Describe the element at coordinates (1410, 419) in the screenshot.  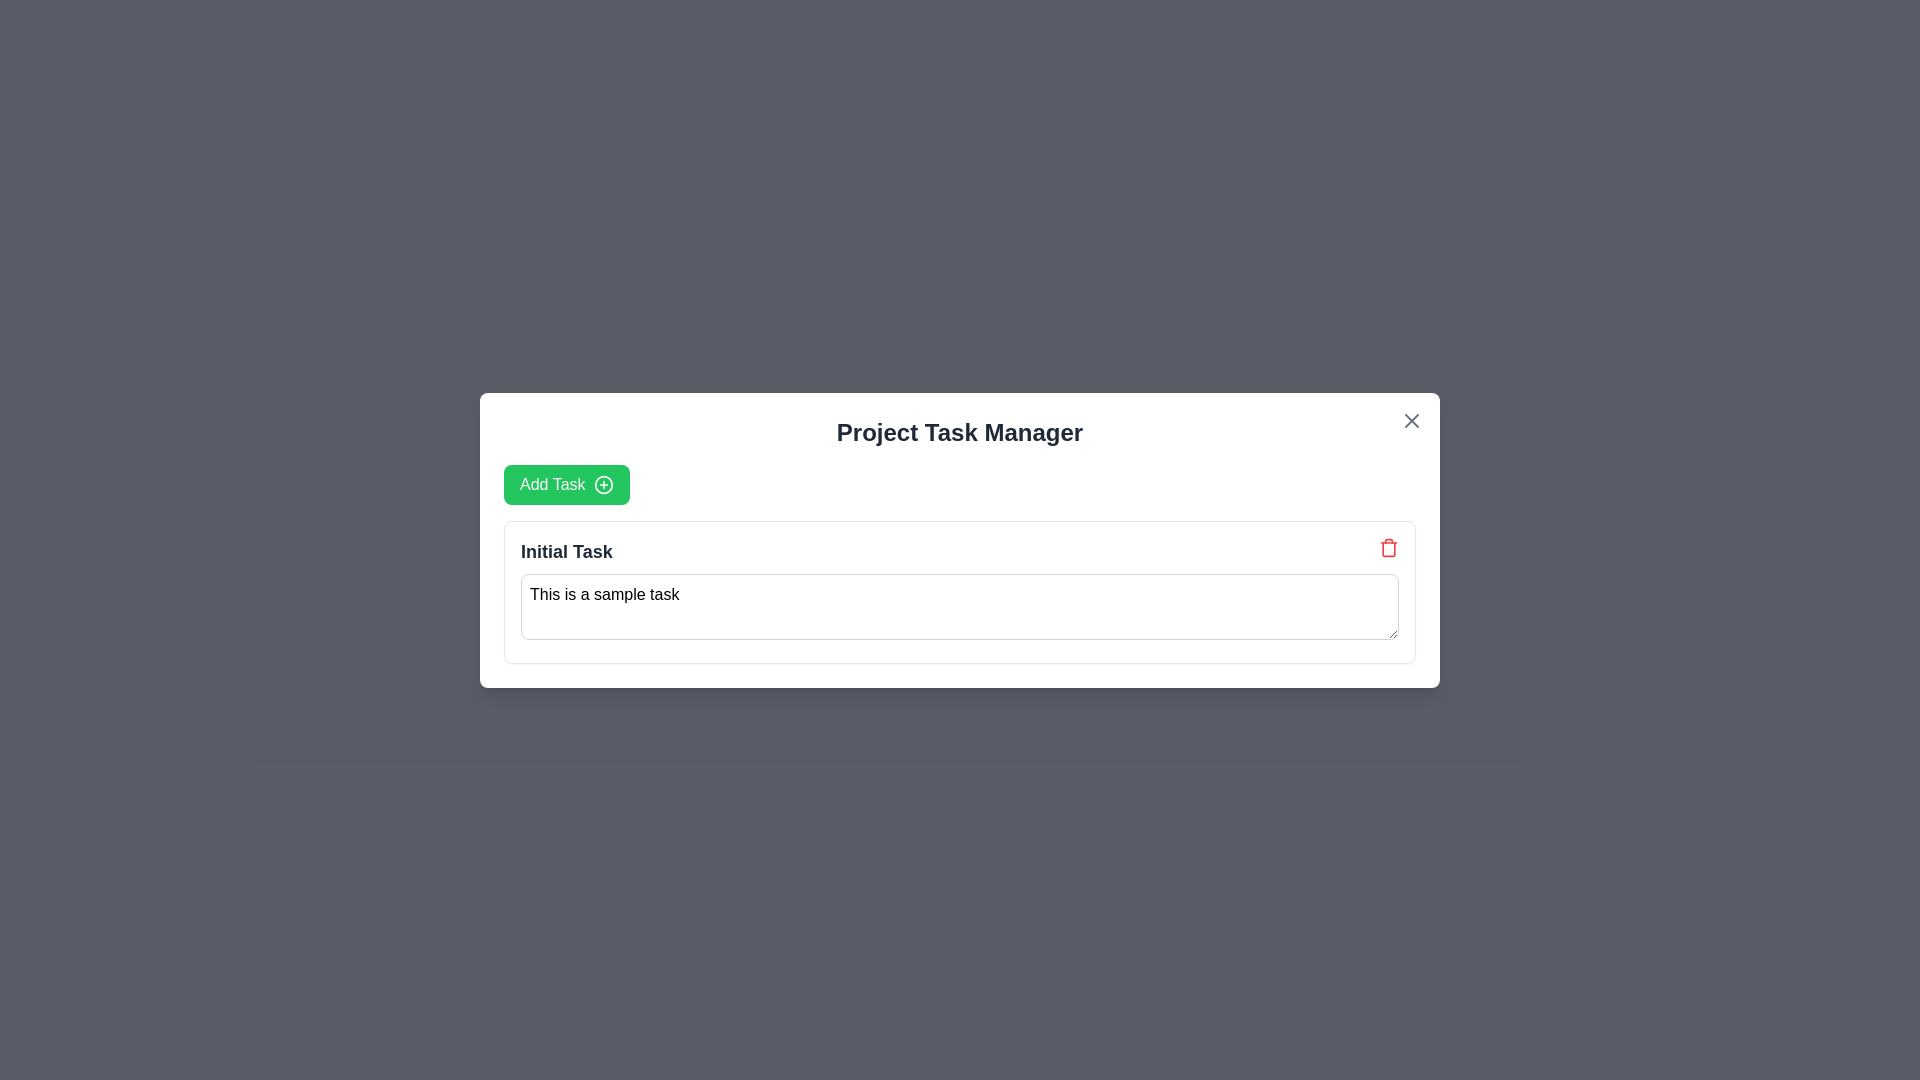
I see `the small gray button with an 'X' icon located in the upper-right corner of the 'Project Task Manager' modal dialog to change its color` at that location.